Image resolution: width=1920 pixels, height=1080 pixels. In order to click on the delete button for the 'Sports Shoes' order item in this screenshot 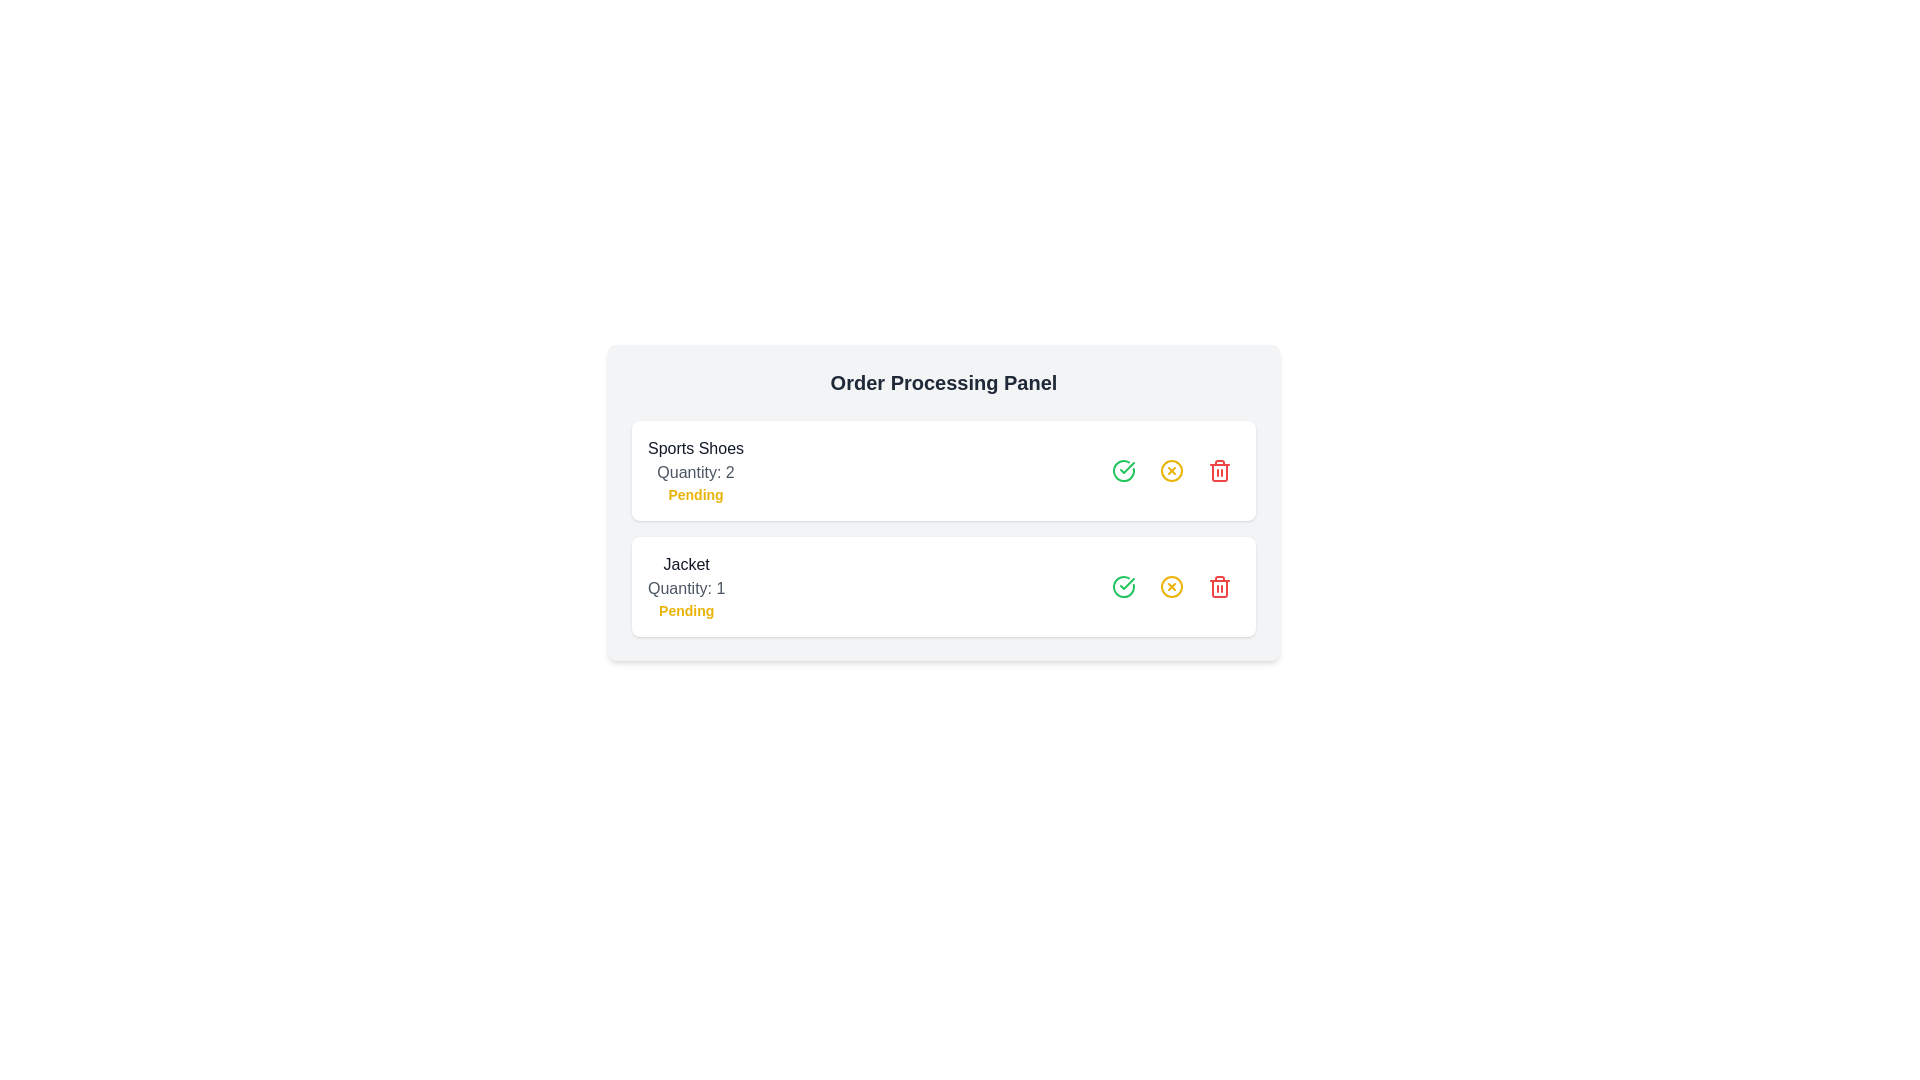, I will do `click(1218, 470)`.